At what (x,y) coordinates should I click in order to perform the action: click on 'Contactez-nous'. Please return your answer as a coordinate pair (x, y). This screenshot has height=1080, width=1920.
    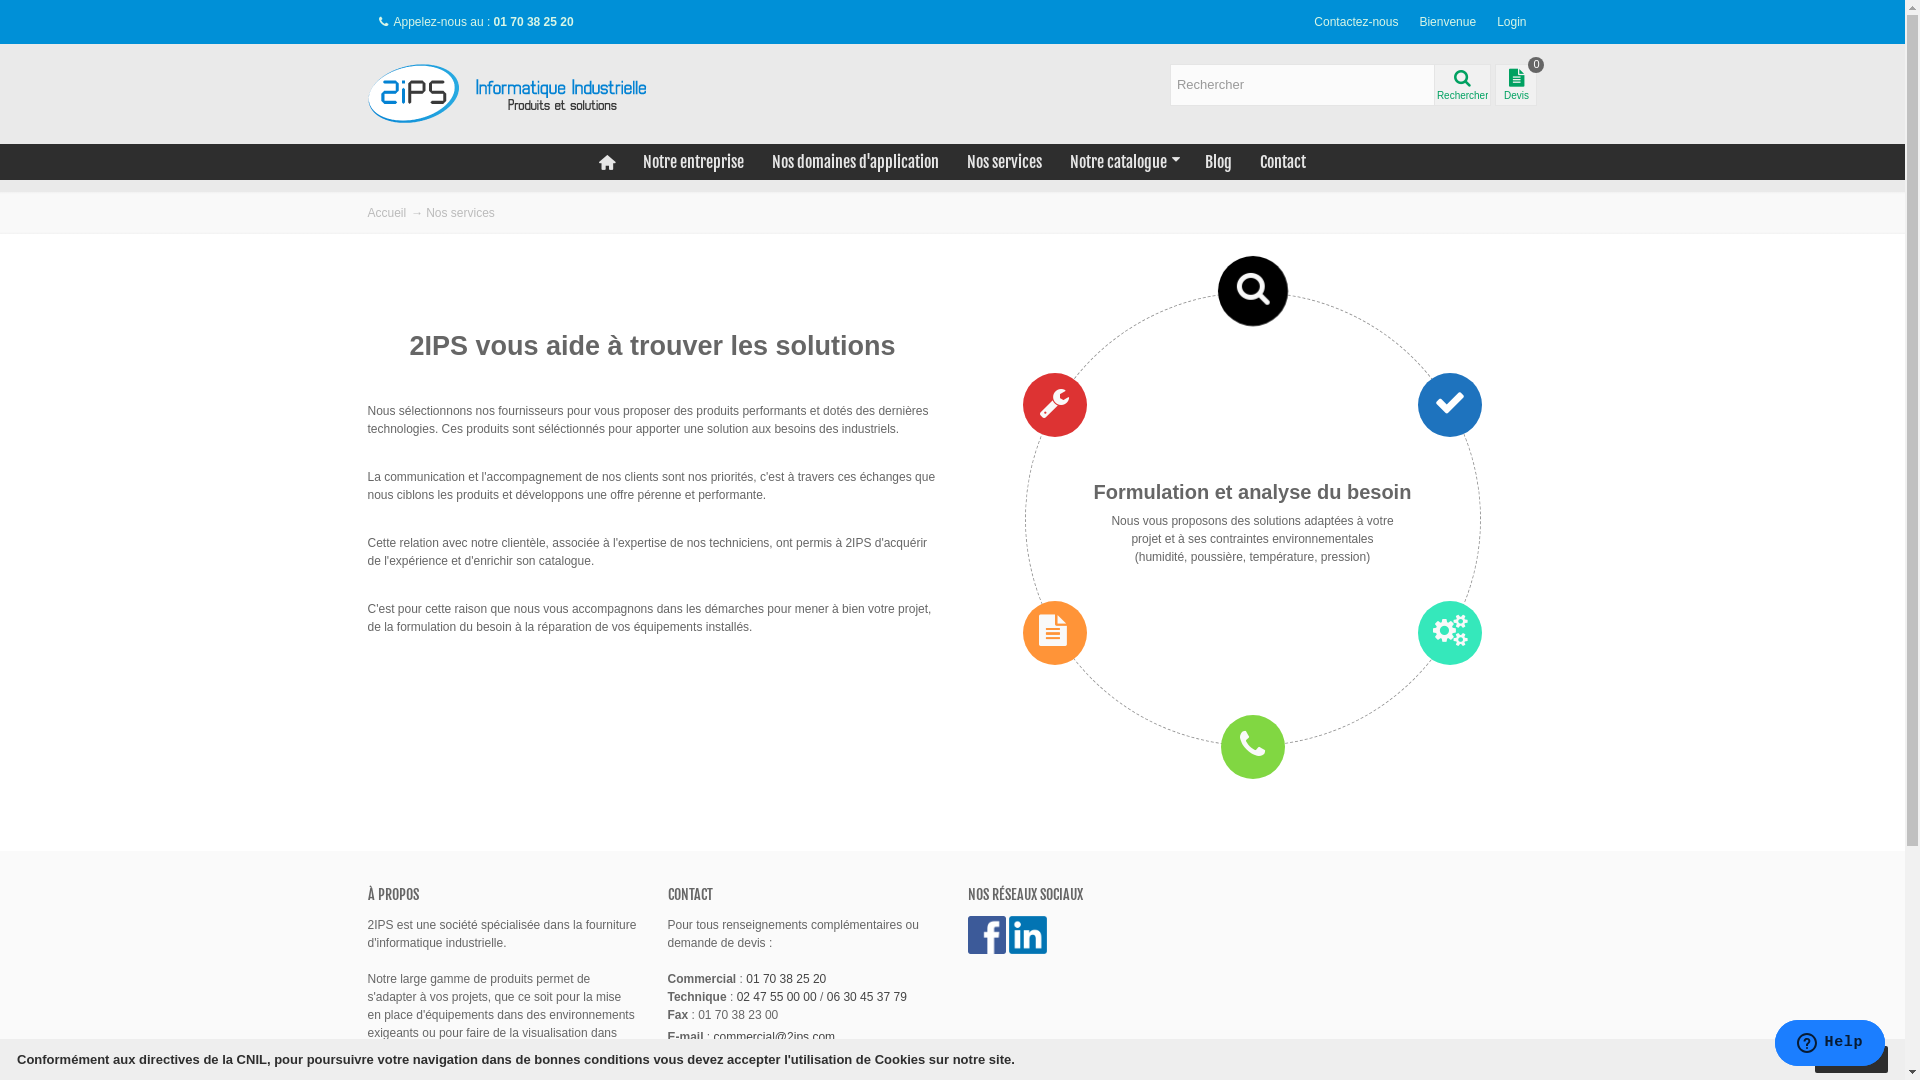
    Looking at the image, I should click on (1356, 22).